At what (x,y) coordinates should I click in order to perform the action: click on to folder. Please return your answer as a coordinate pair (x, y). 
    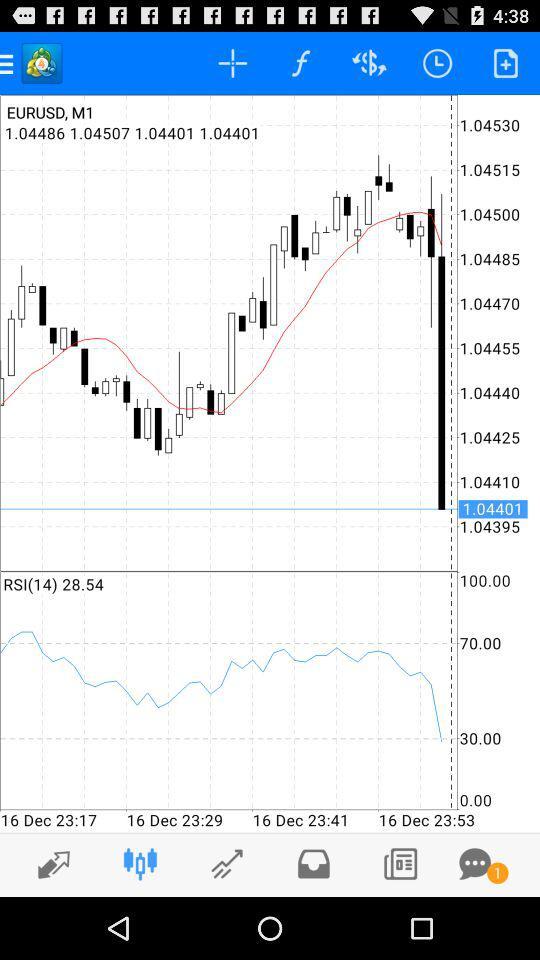
    Looking at the image, I should click on (313, 863).